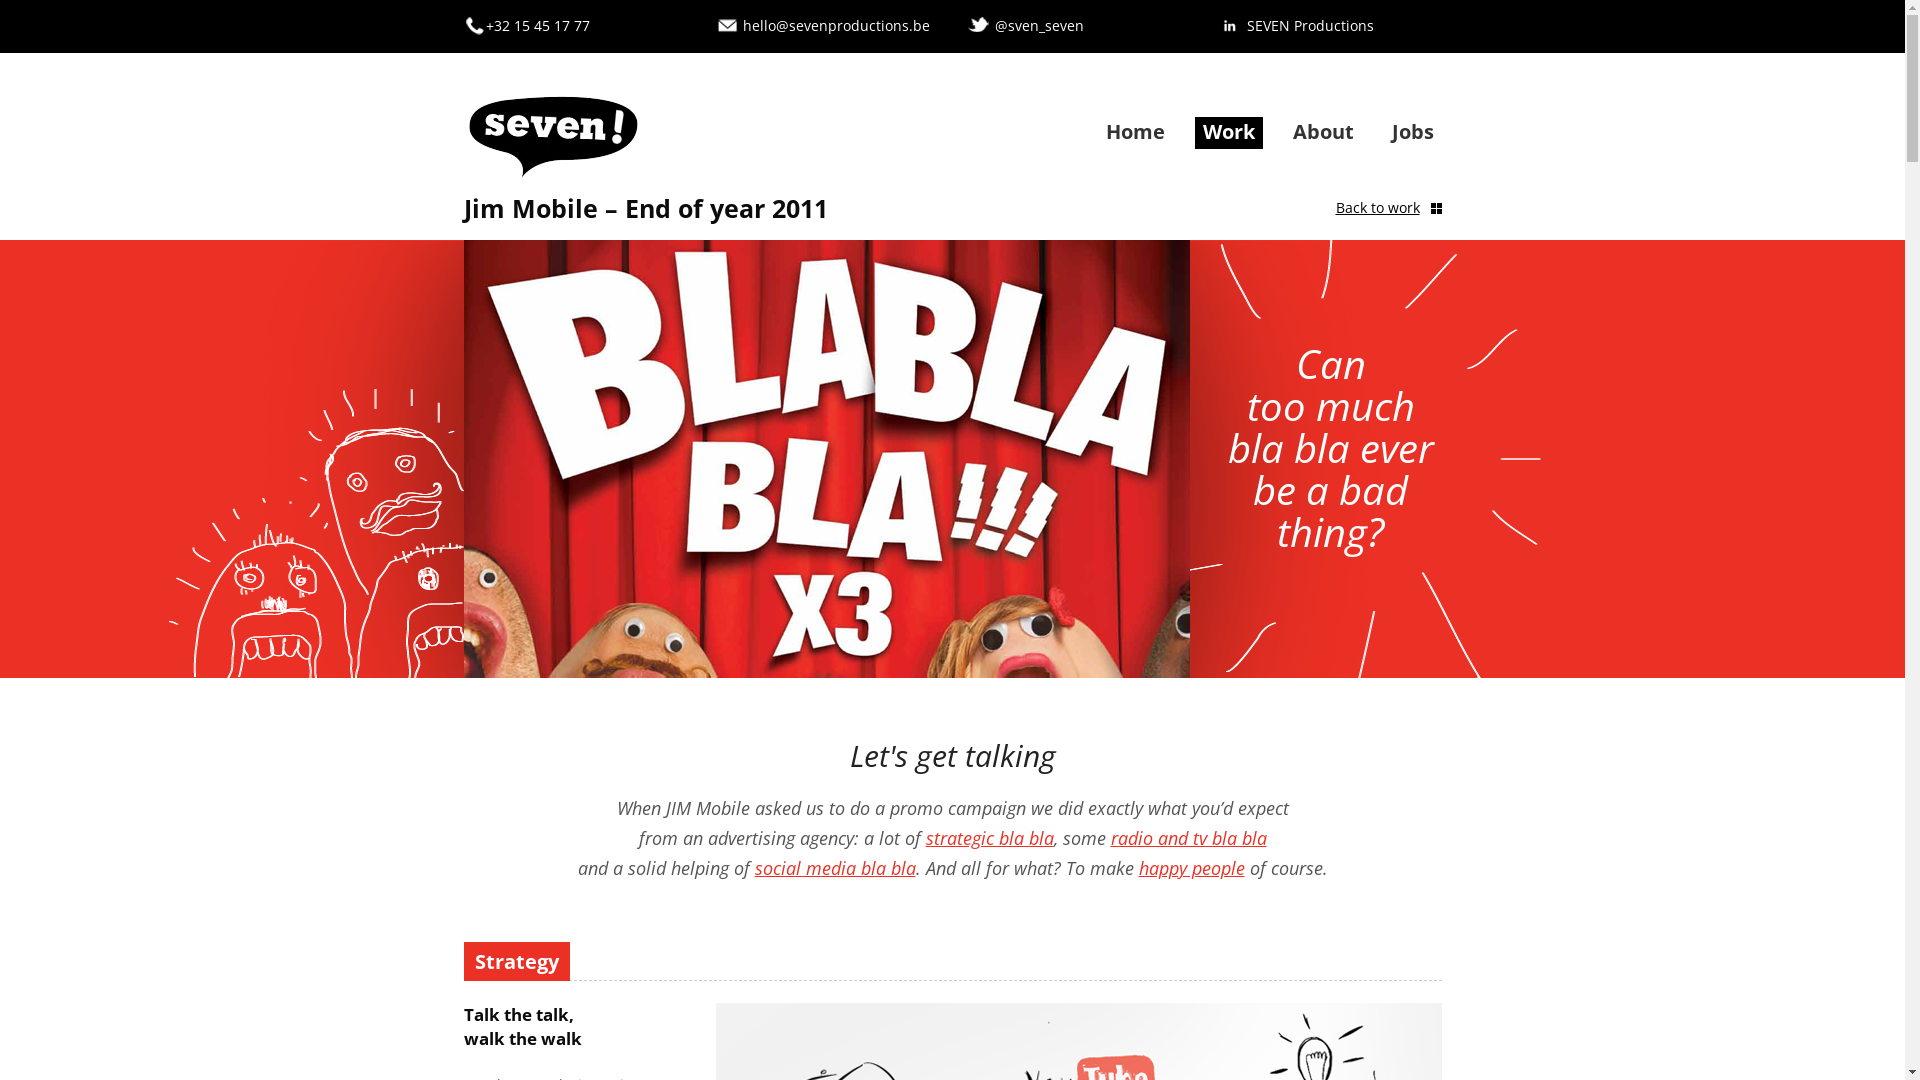 The height and width of the screenshot is (1080, 1920). What do you see at coordinates (989, 837) in the screenshot?
I see `'strategic bla bla'` at bounding box center [989, 837].